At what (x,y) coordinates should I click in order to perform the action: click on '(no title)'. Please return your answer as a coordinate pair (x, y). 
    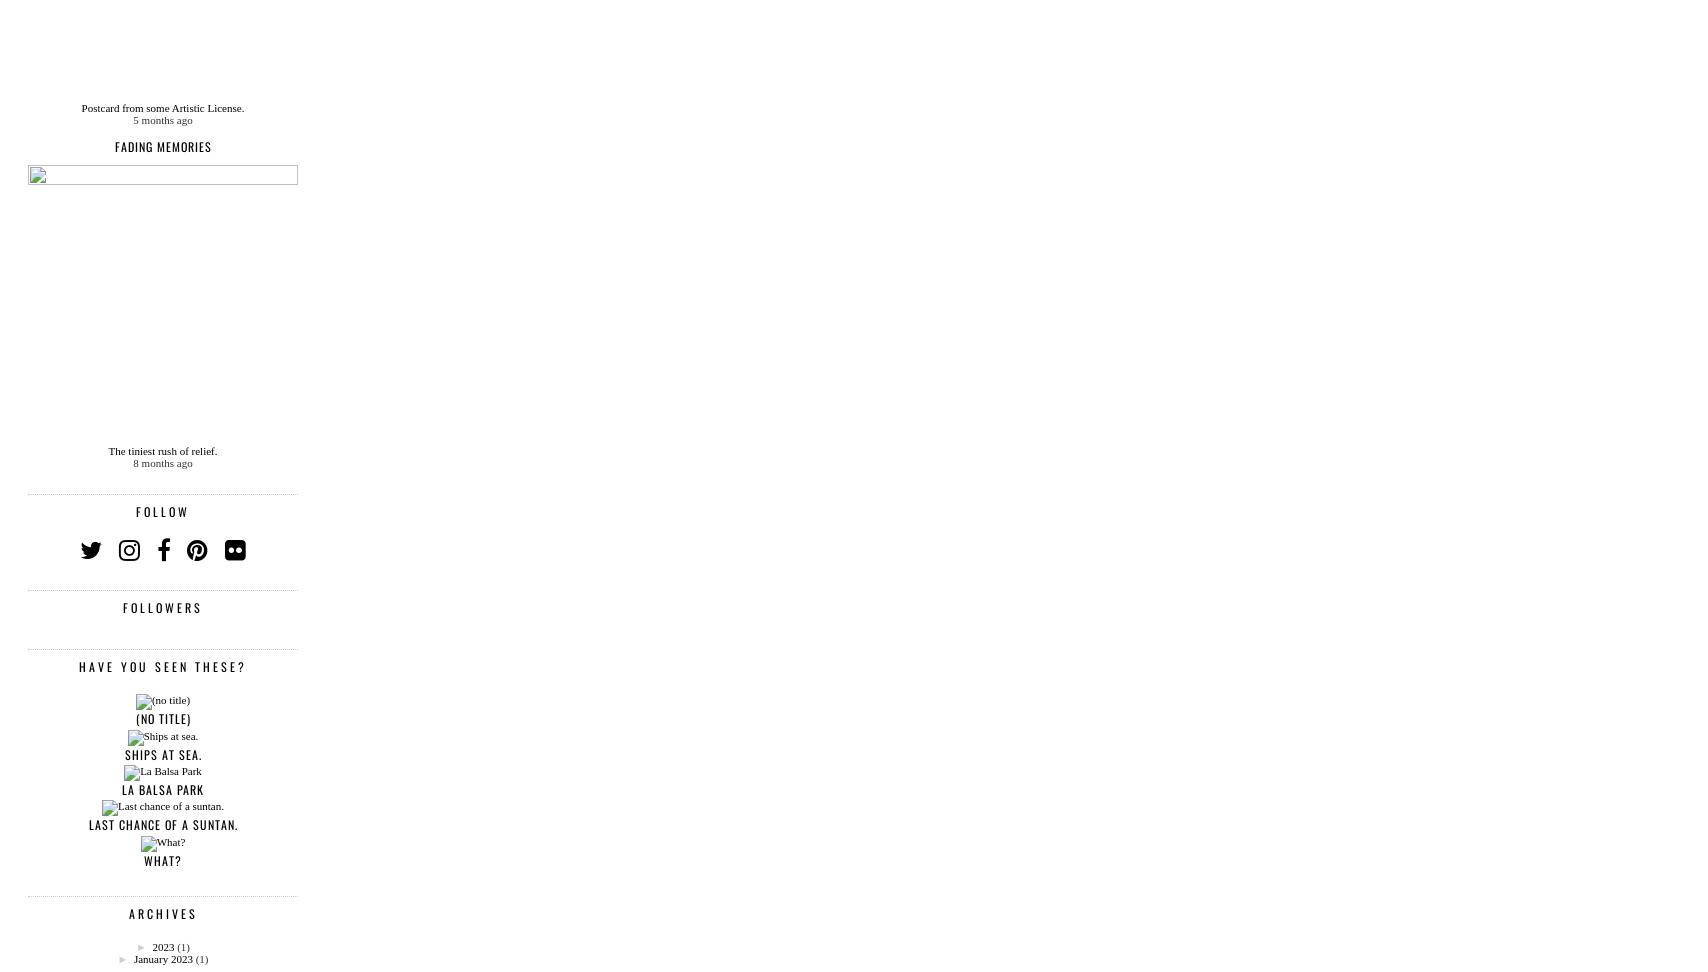
    Looking at the image, I should click on (162, 717).